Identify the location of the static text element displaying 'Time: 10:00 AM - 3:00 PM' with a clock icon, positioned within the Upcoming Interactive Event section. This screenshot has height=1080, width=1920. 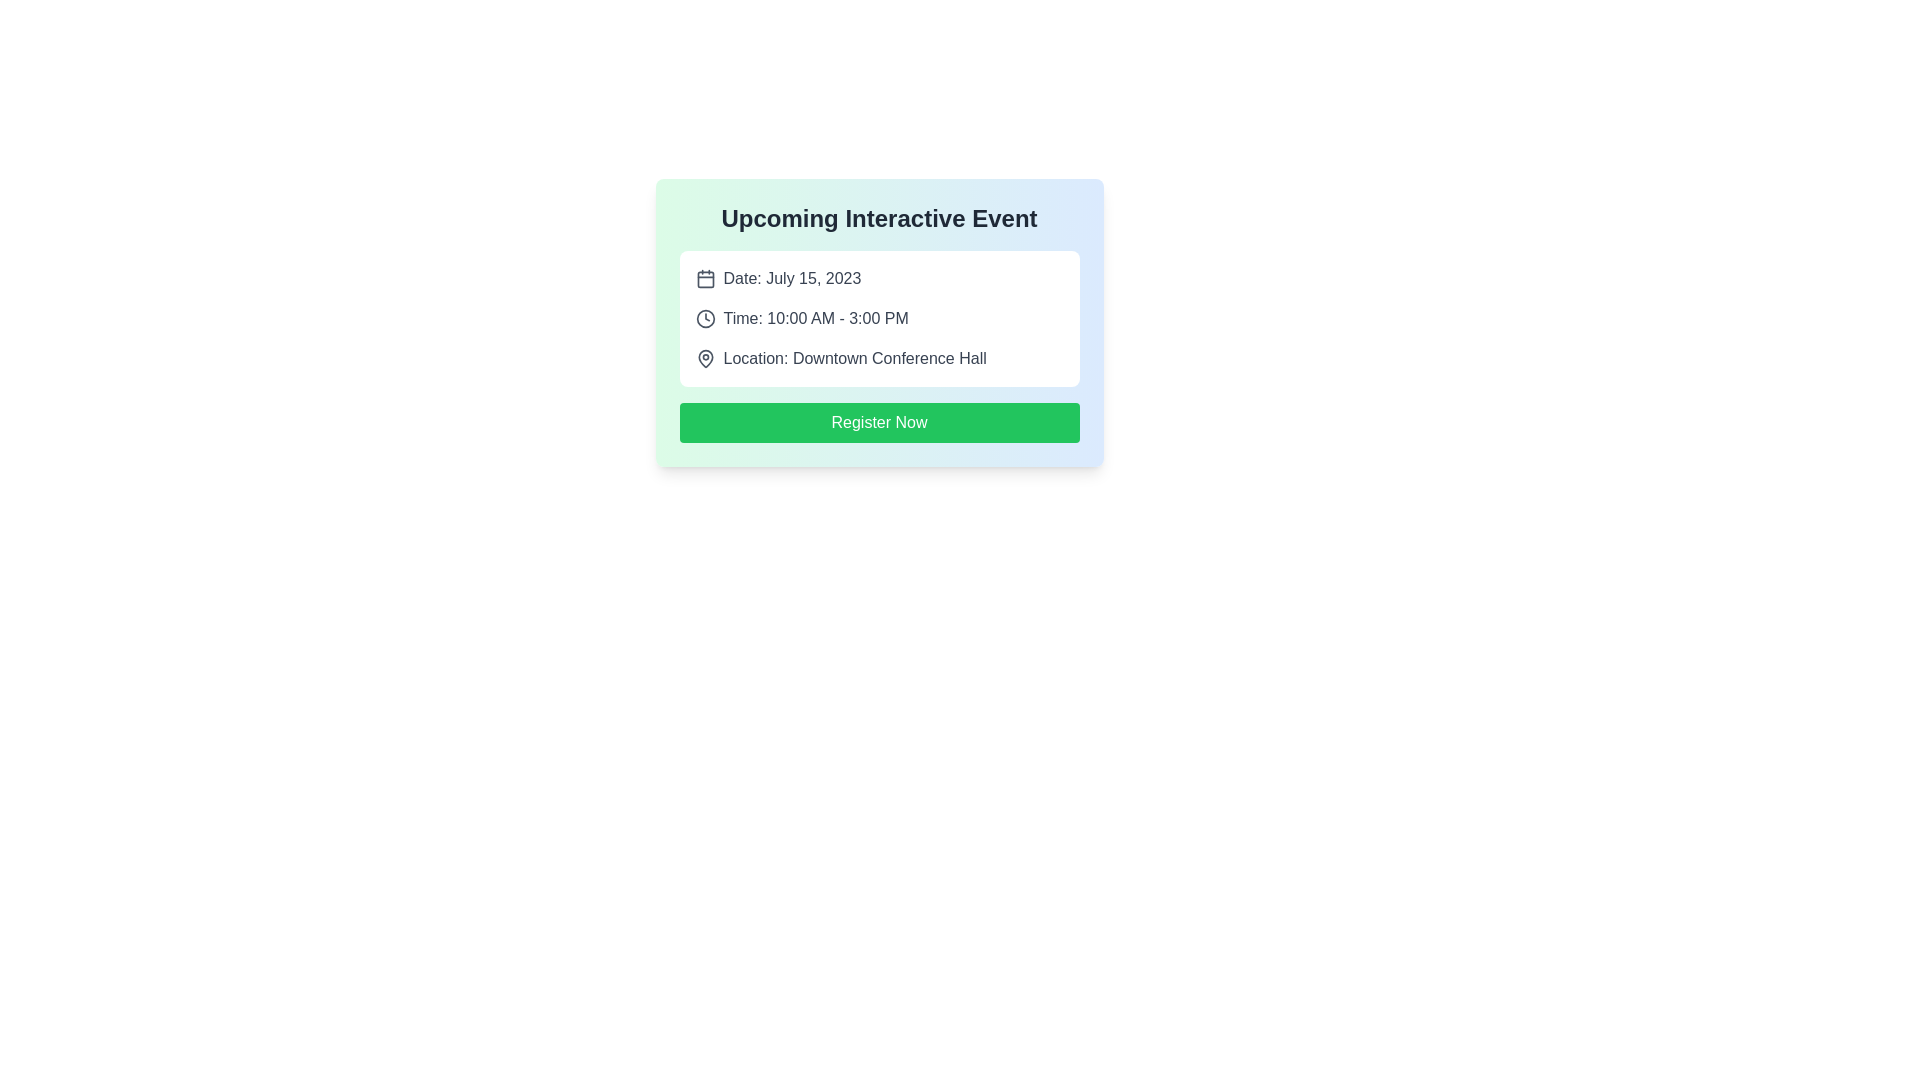
(879, 318).